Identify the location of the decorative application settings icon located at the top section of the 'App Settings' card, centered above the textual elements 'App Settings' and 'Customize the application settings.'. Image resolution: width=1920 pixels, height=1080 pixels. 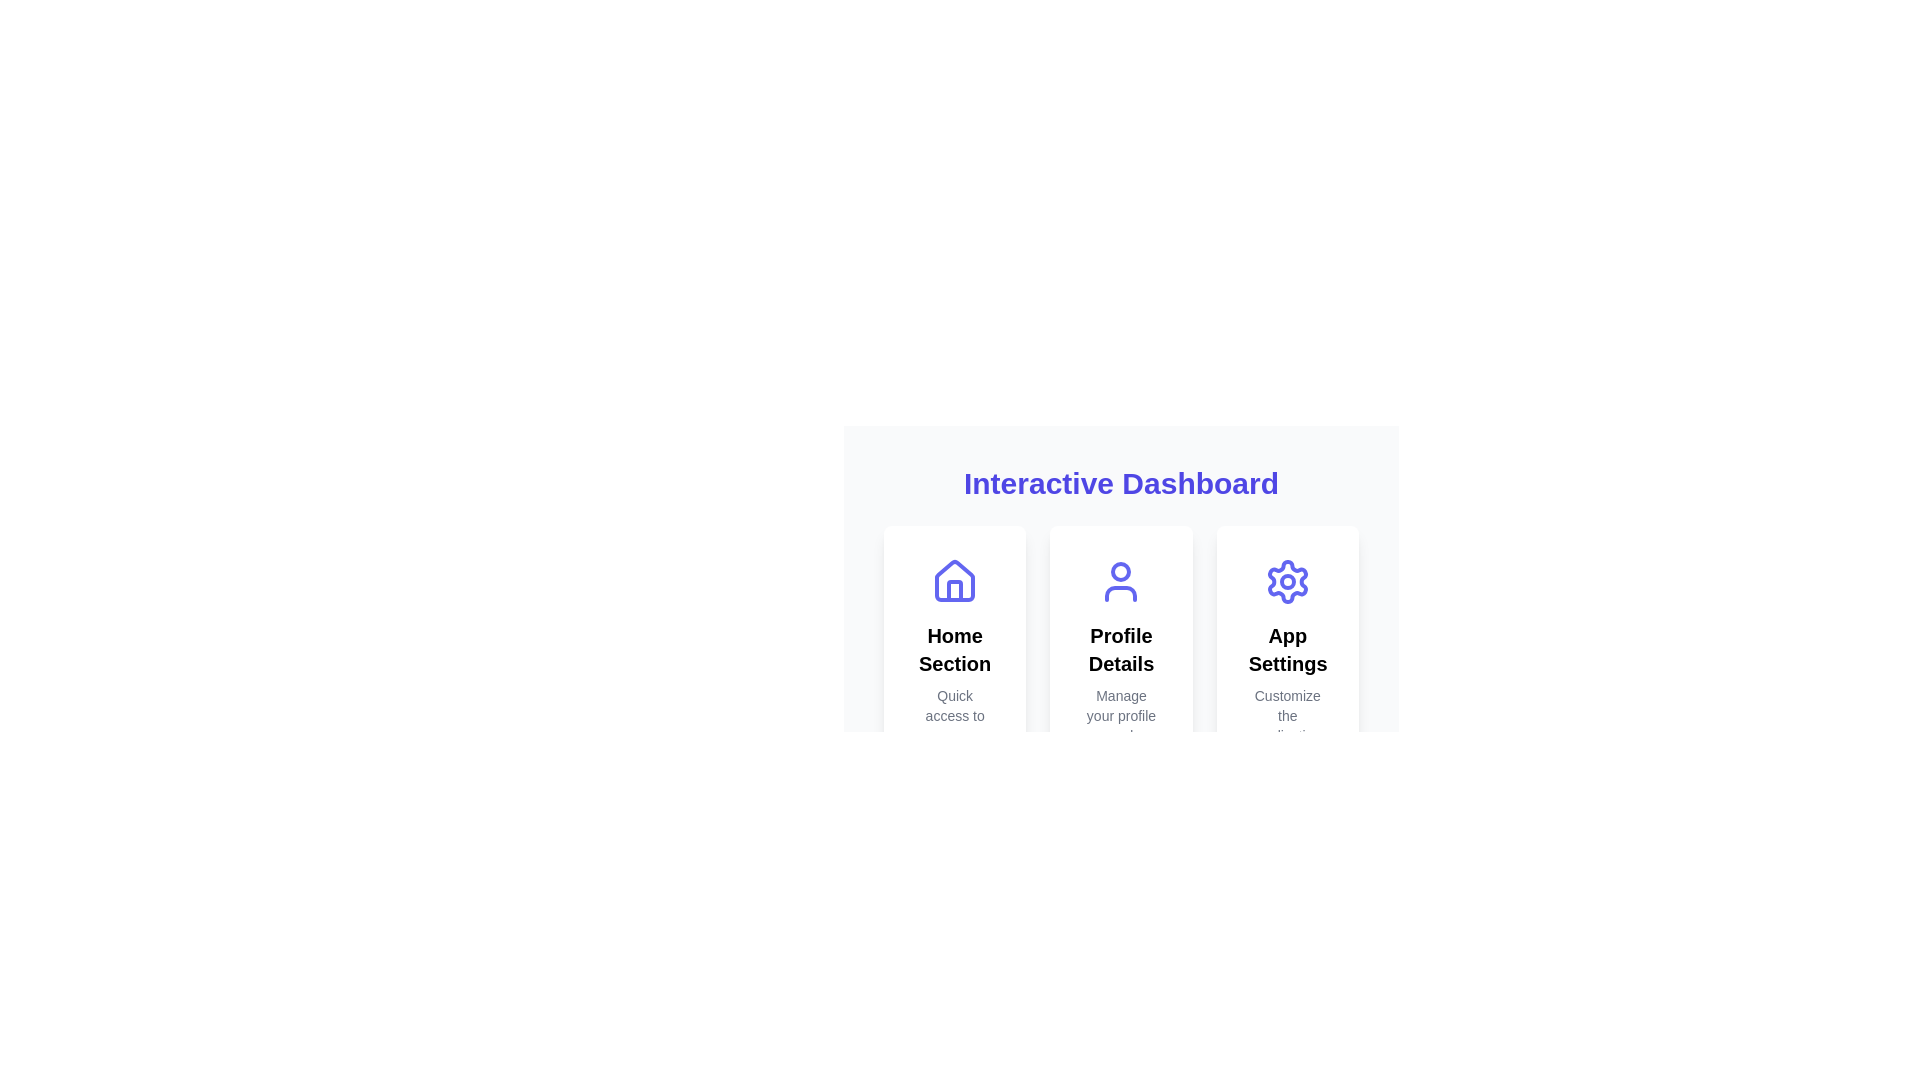
(1287, 582).